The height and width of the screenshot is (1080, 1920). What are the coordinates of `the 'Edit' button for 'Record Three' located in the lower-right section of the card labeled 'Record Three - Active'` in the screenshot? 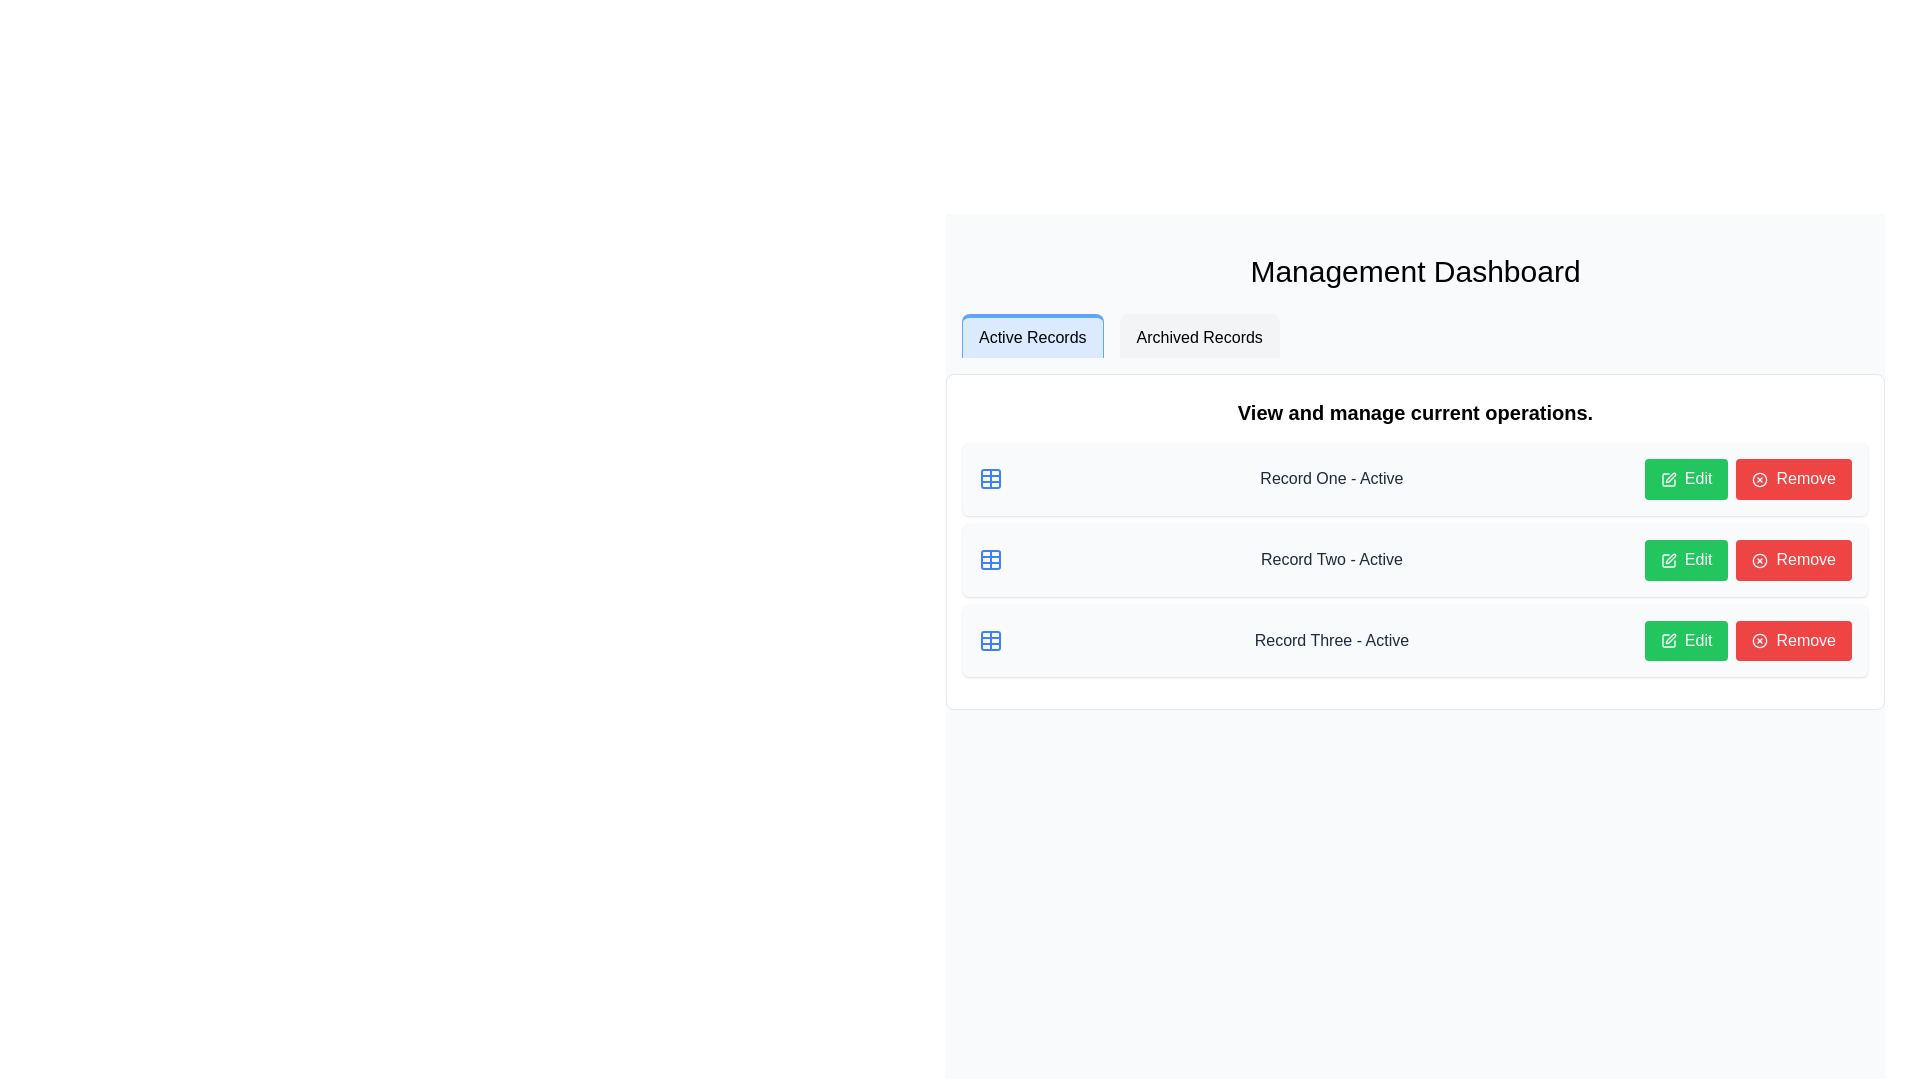 It's located at (1685, 640).